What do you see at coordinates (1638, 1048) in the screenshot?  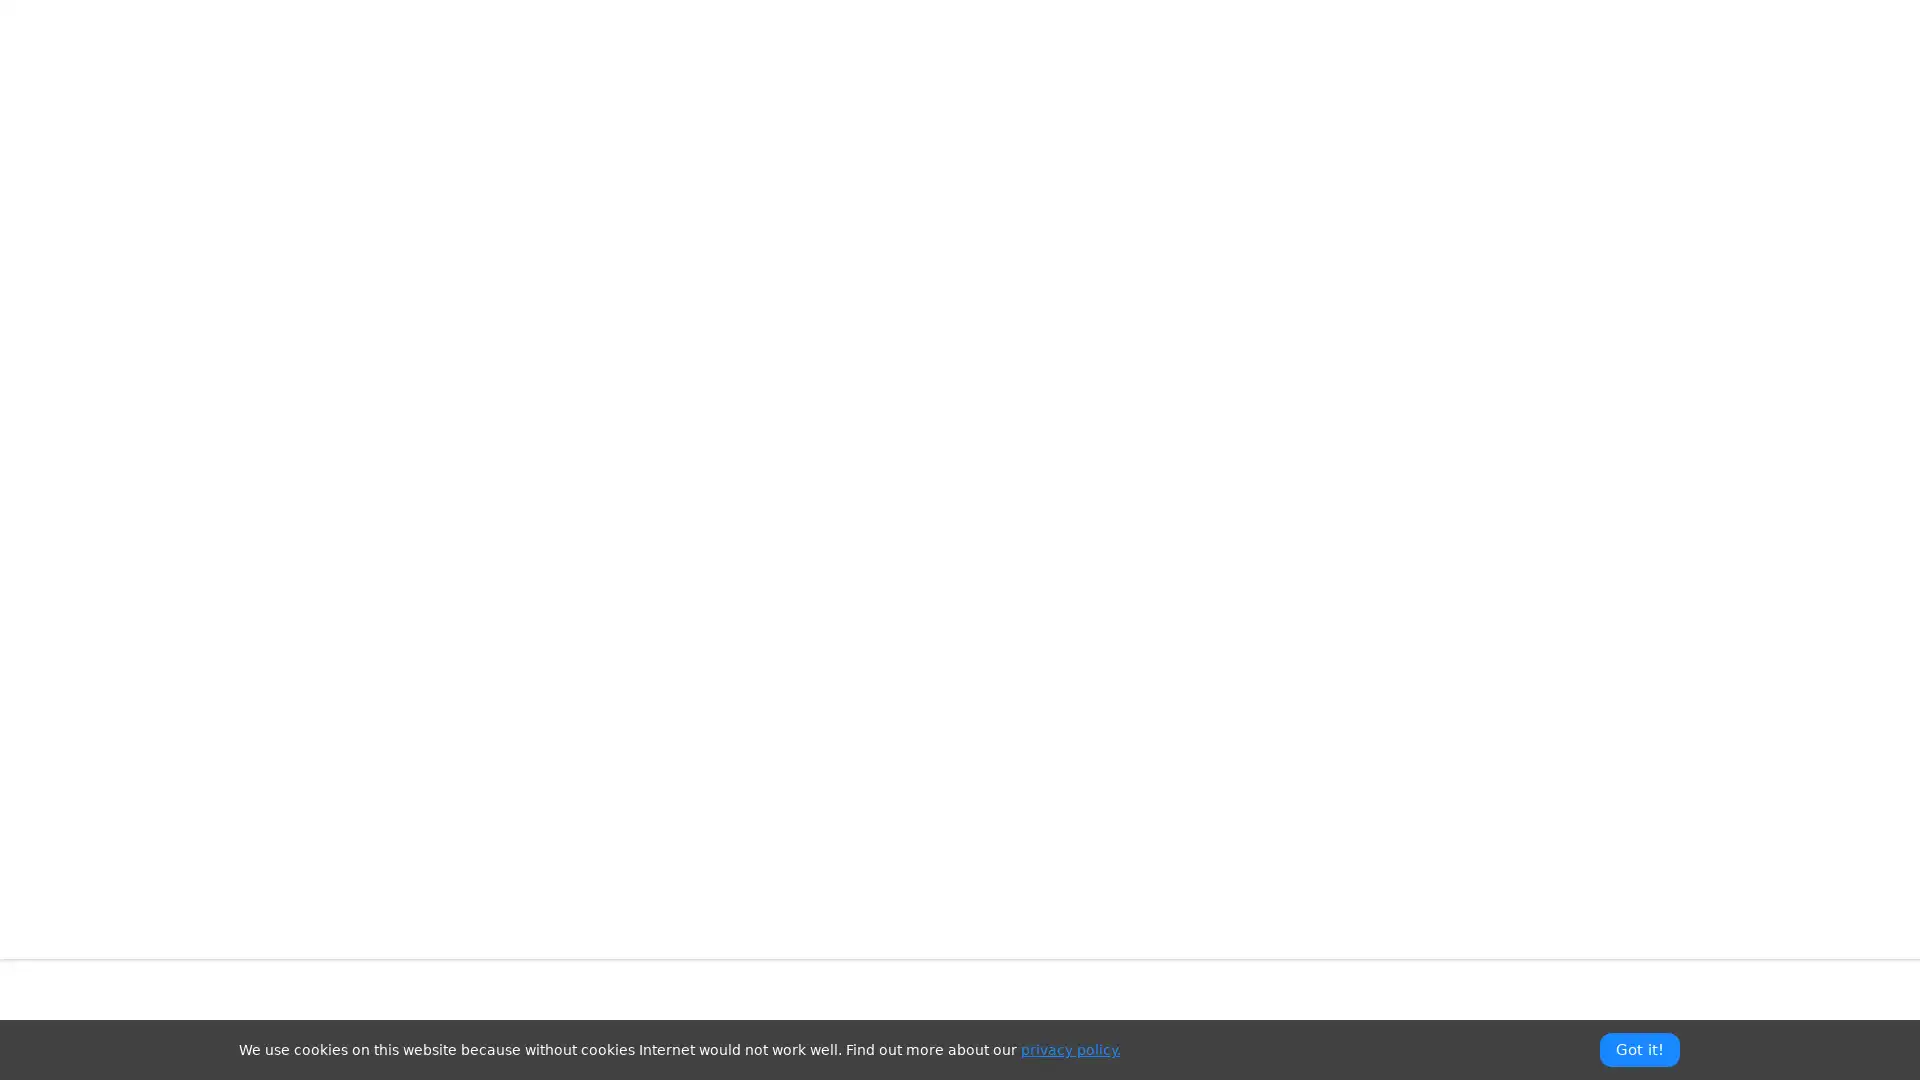 I see `Got it!` at bounding box center [1638, 1048].